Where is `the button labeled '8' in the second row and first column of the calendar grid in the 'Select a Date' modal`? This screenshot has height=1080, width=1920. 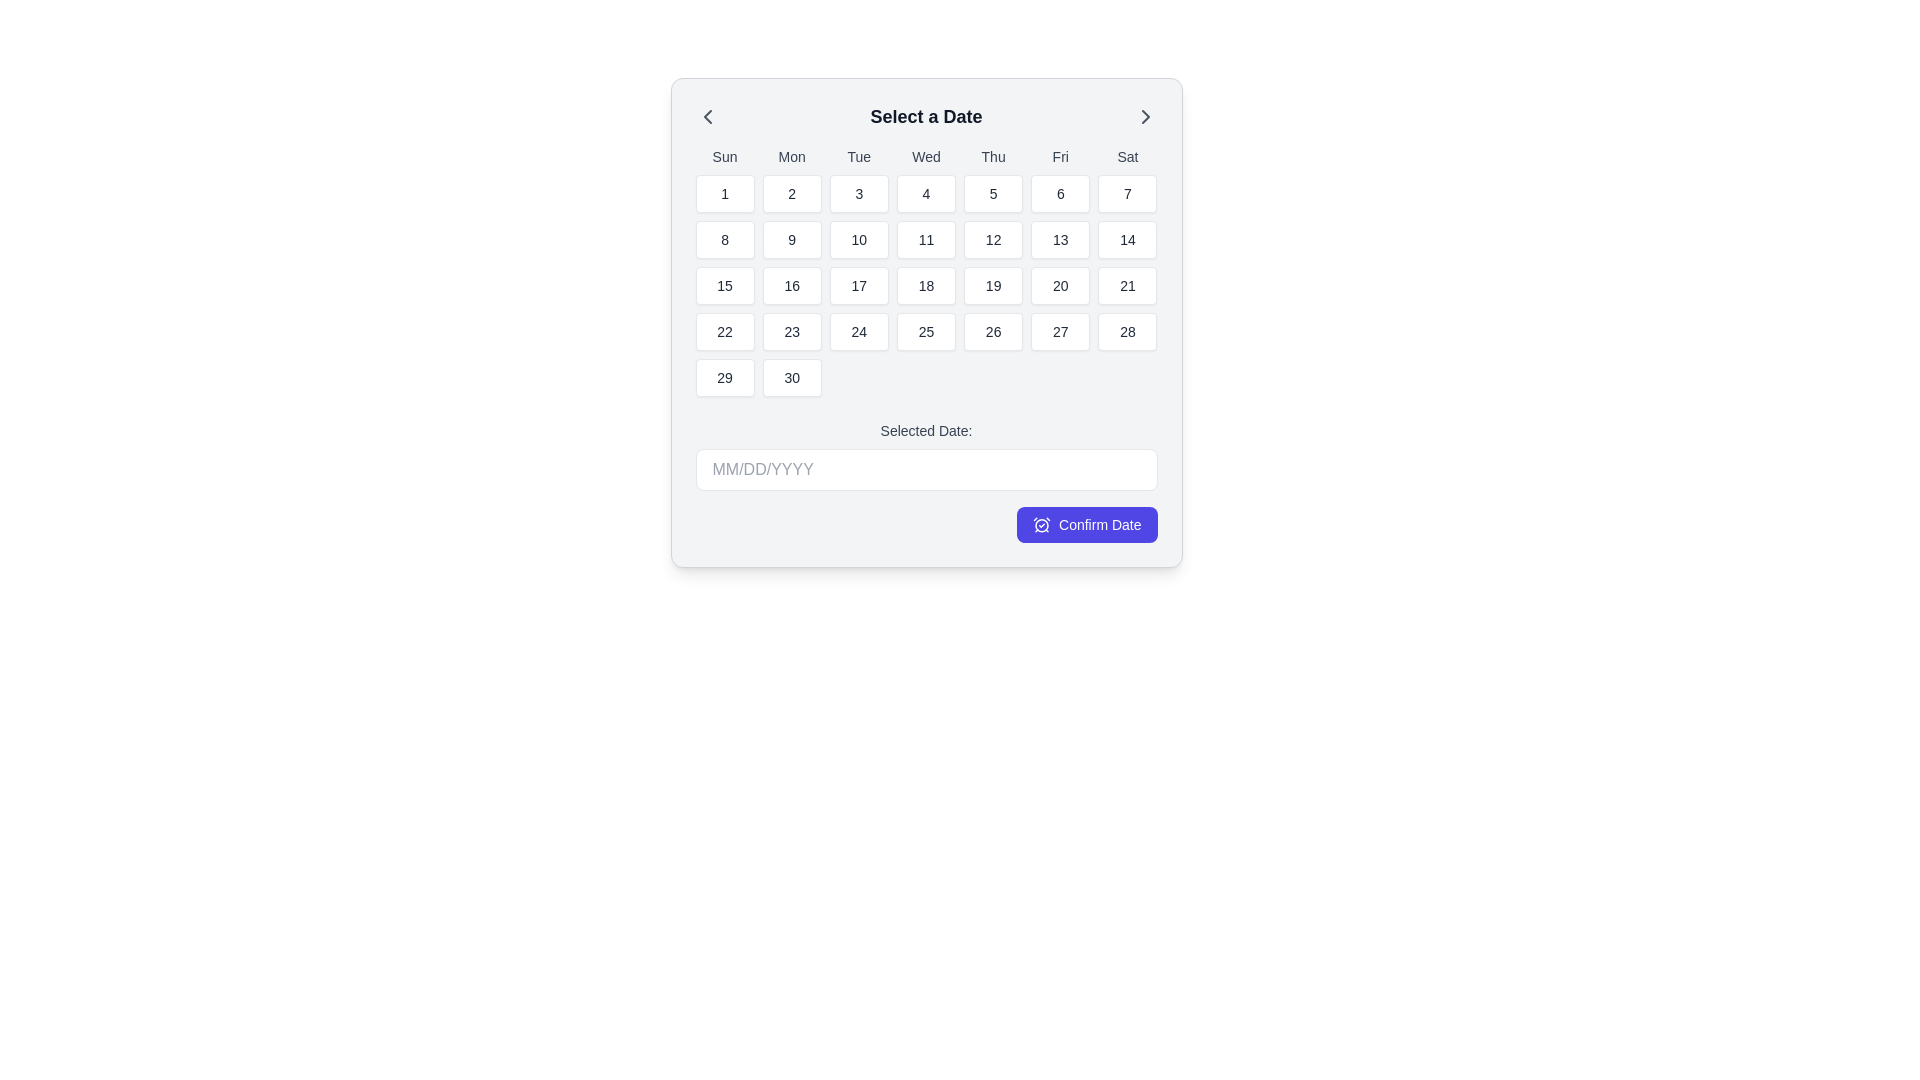
the button labeled '8' in the second row and first column of the calendar grid in the 'Select a Date' modal is located at coordinates (723, 238).